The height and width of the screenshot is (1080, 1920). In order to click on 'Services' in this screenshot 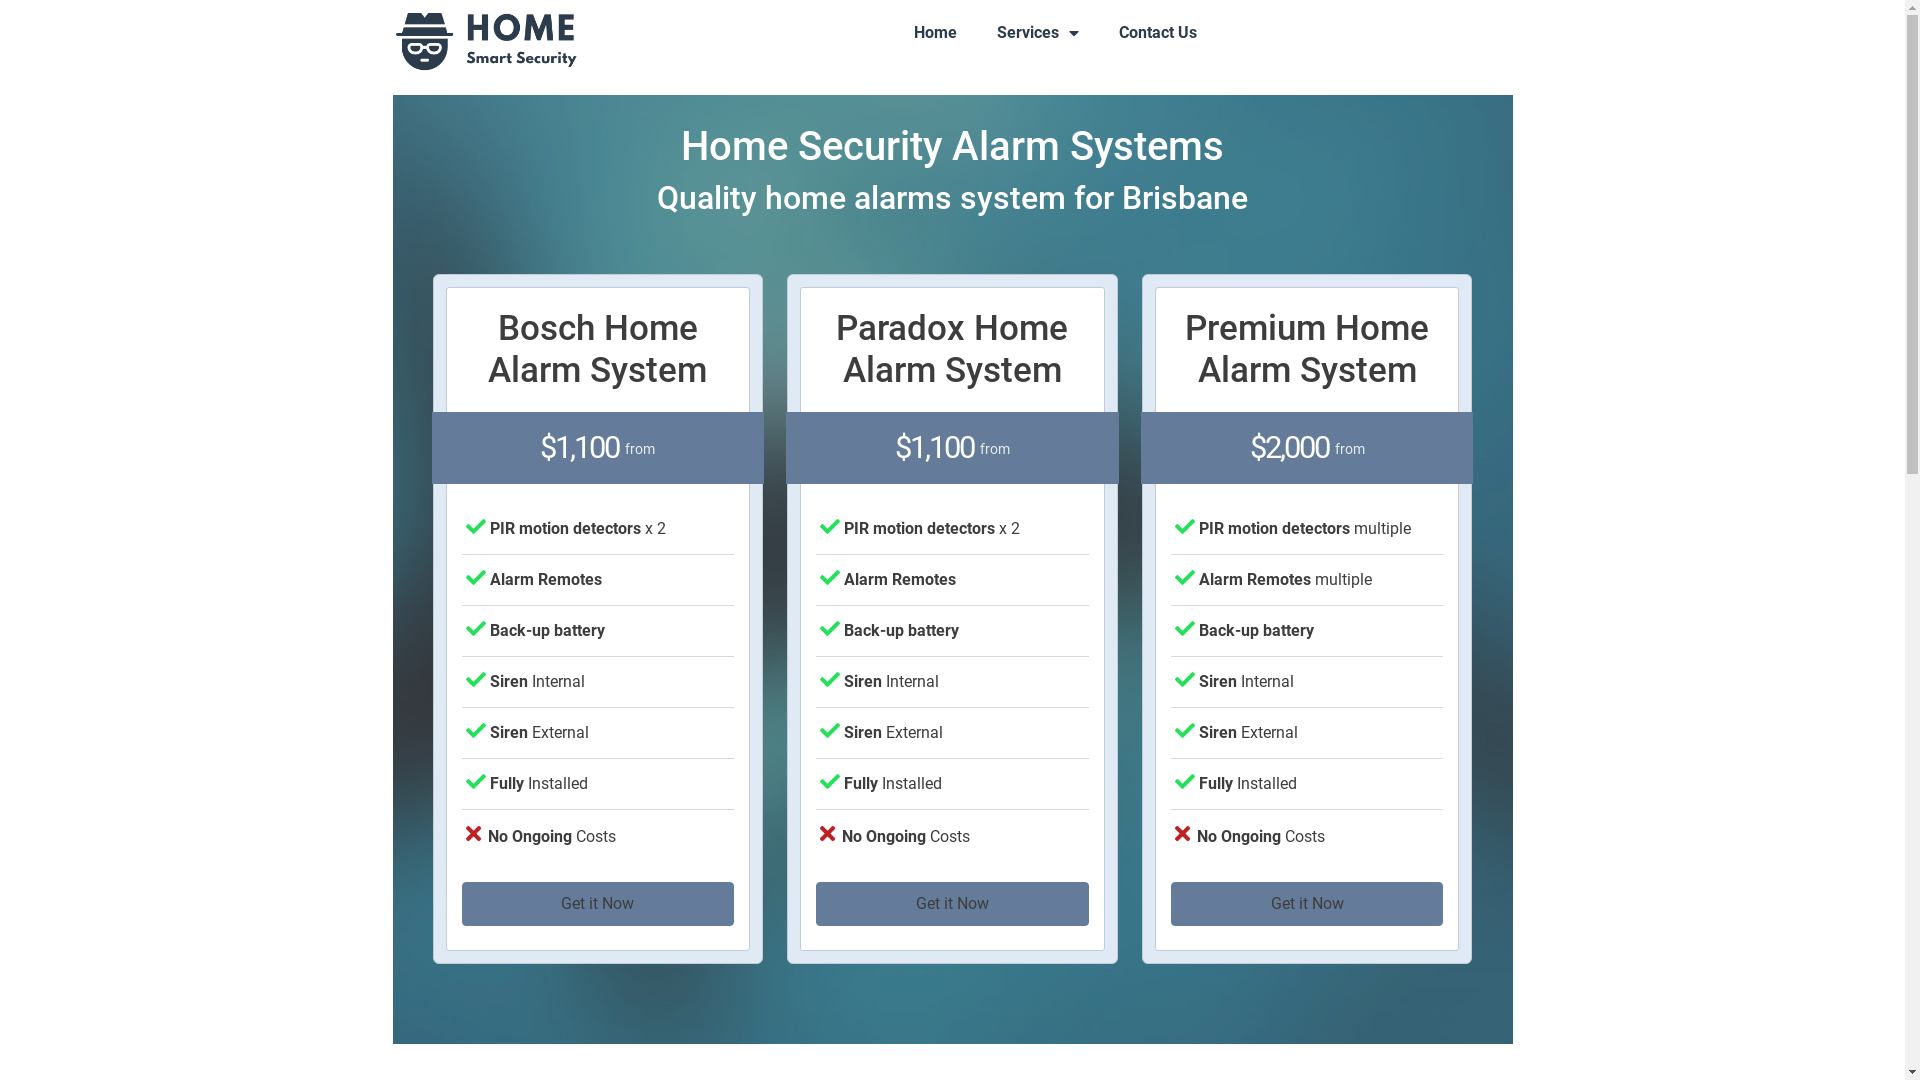, I will do `click(977, 33)`.